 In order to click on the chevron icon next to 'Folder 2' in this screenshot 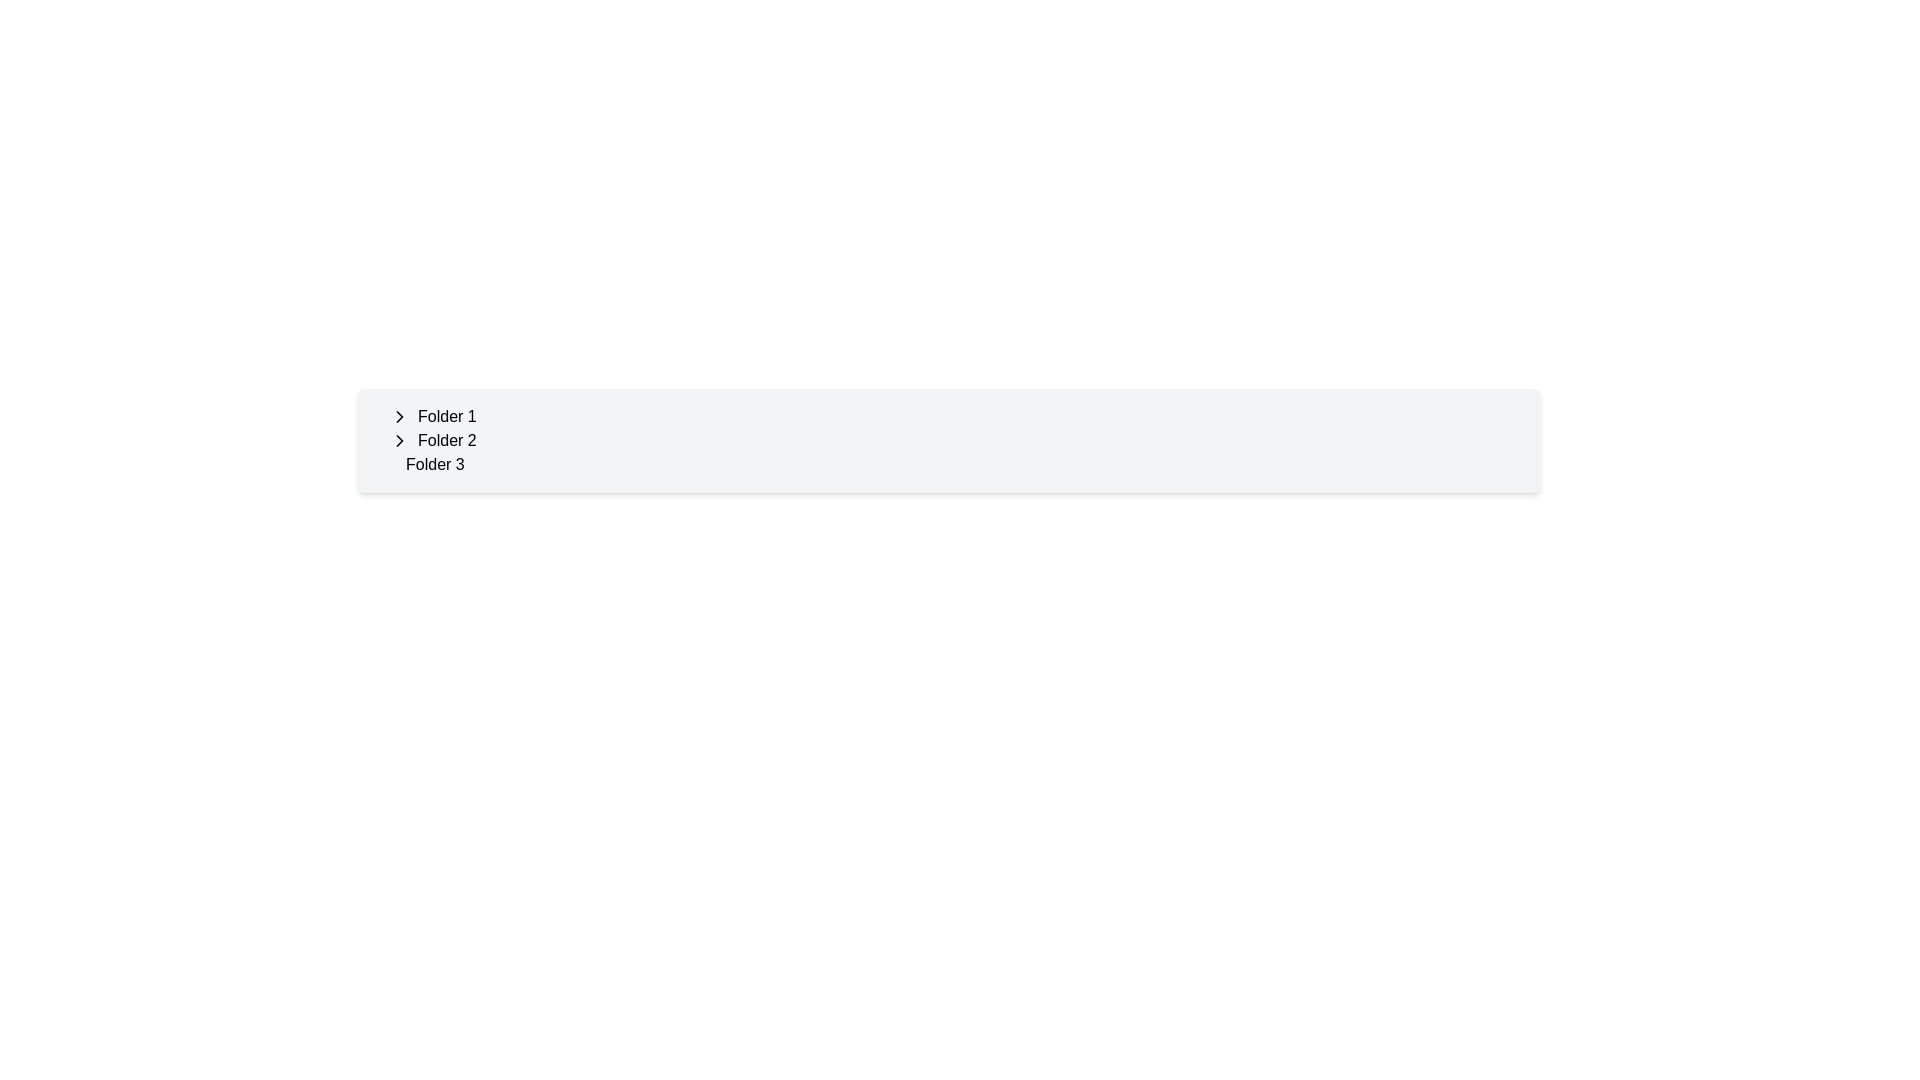, I will do `click(399, 439)`.